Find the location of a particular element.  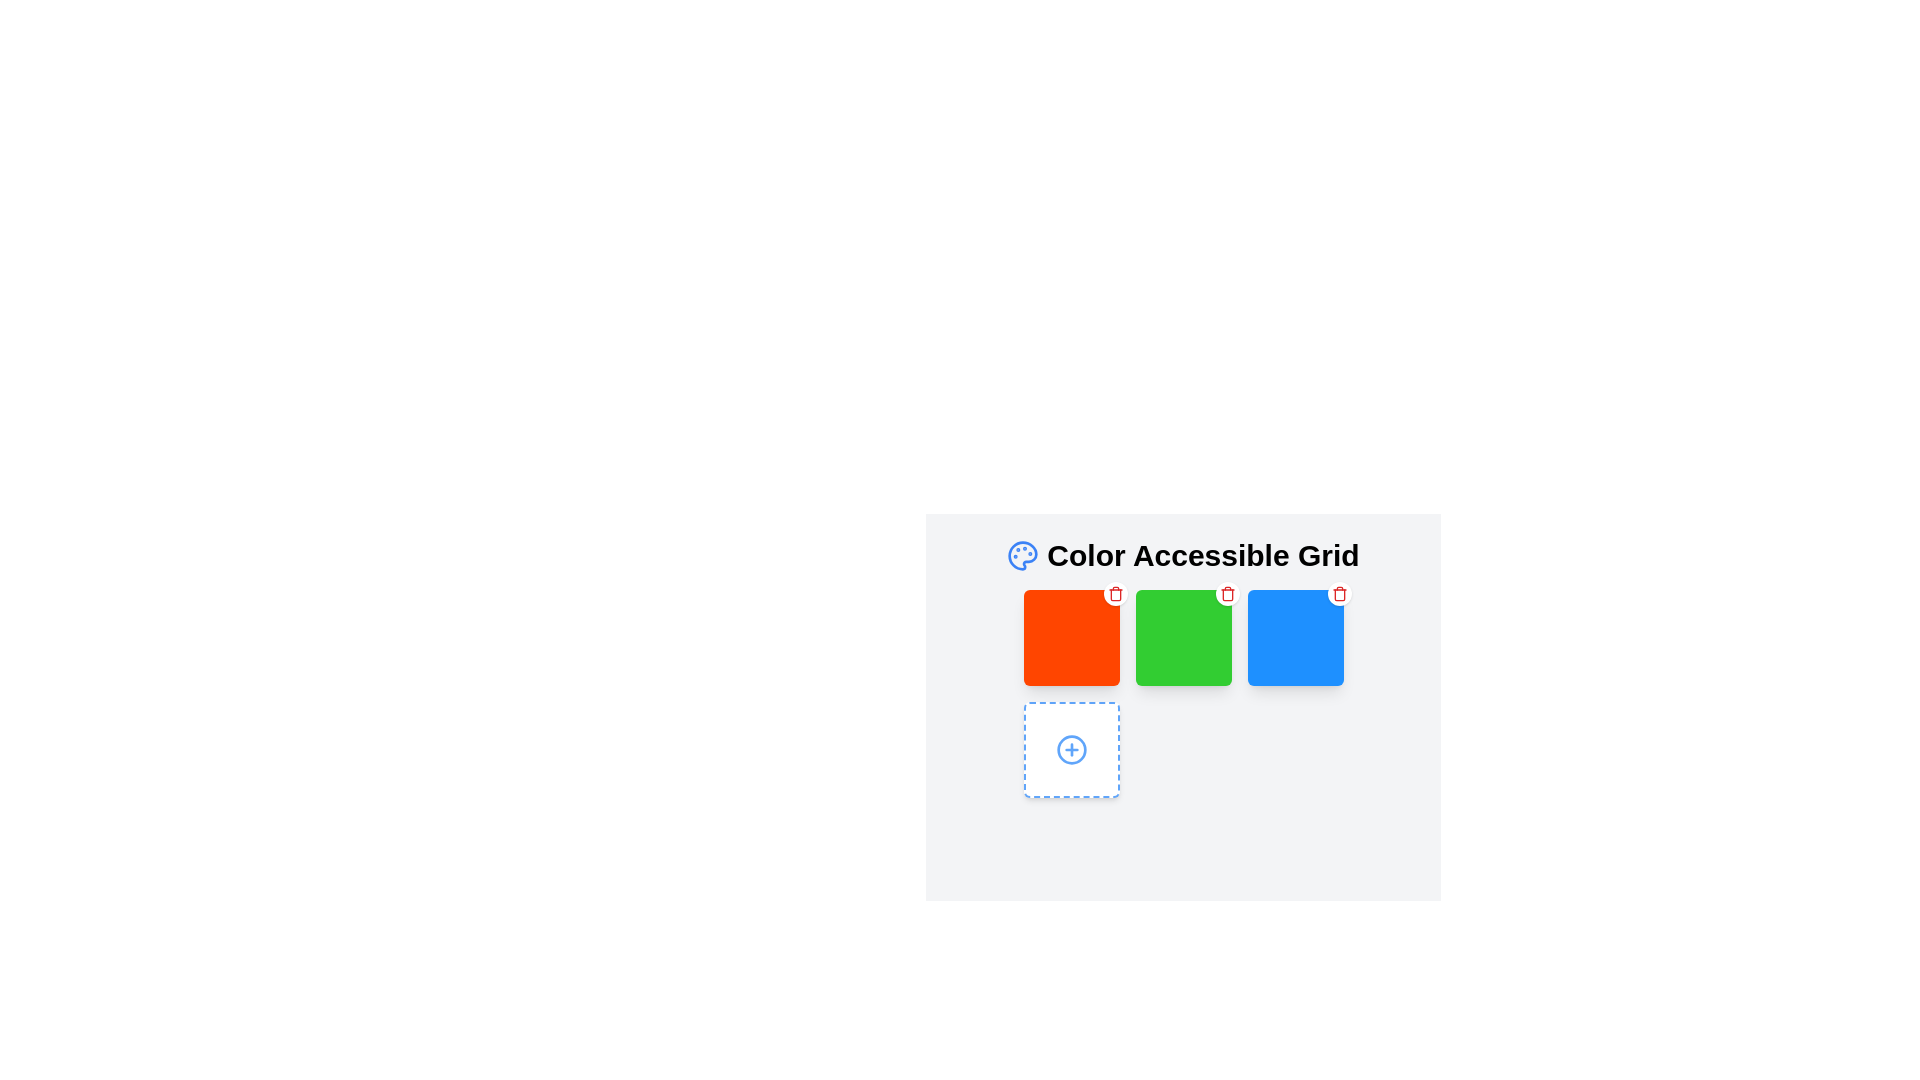

the interactive button in the second row and first column of the grid below the 'Color Accessible Grid' title is located at coordinates (1070, 749).